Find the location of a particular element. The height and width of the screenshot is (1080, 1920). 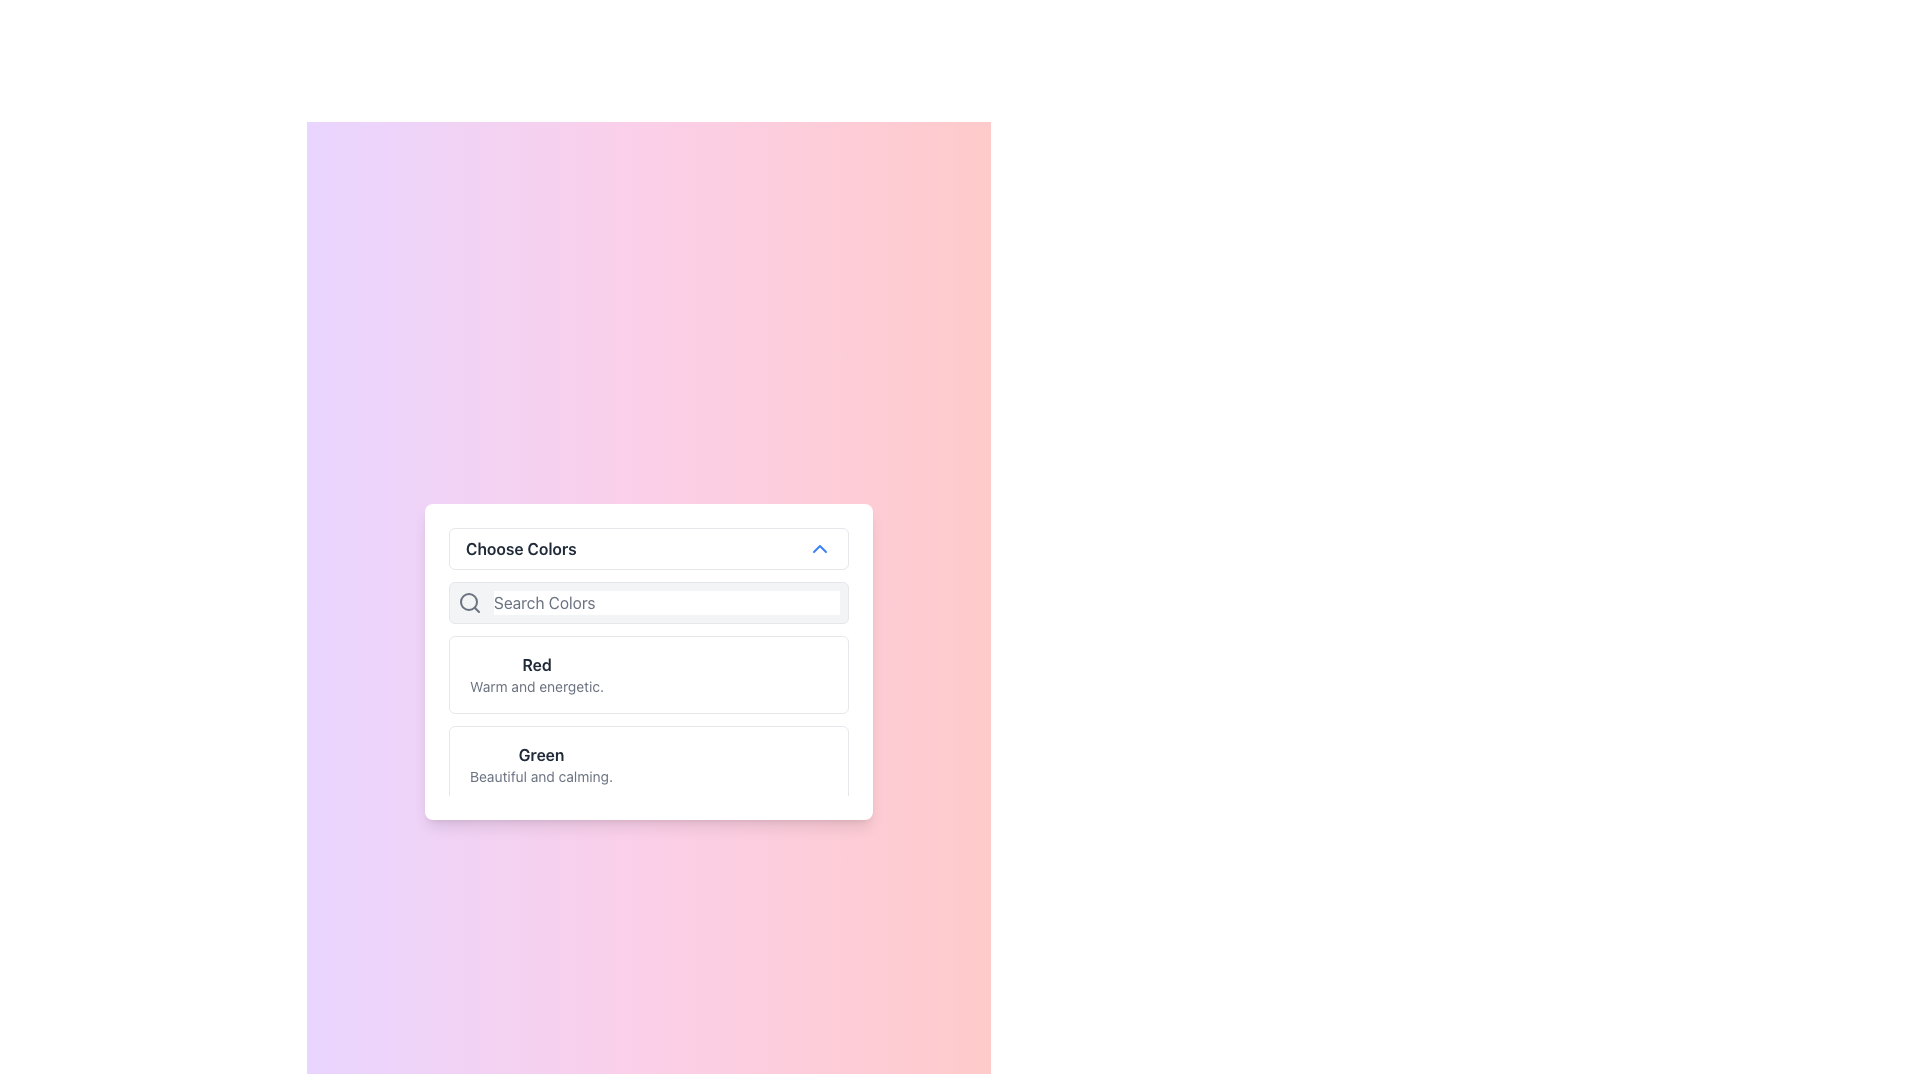

the title text element for the 'green' color option is located at coordinates (541, 755).